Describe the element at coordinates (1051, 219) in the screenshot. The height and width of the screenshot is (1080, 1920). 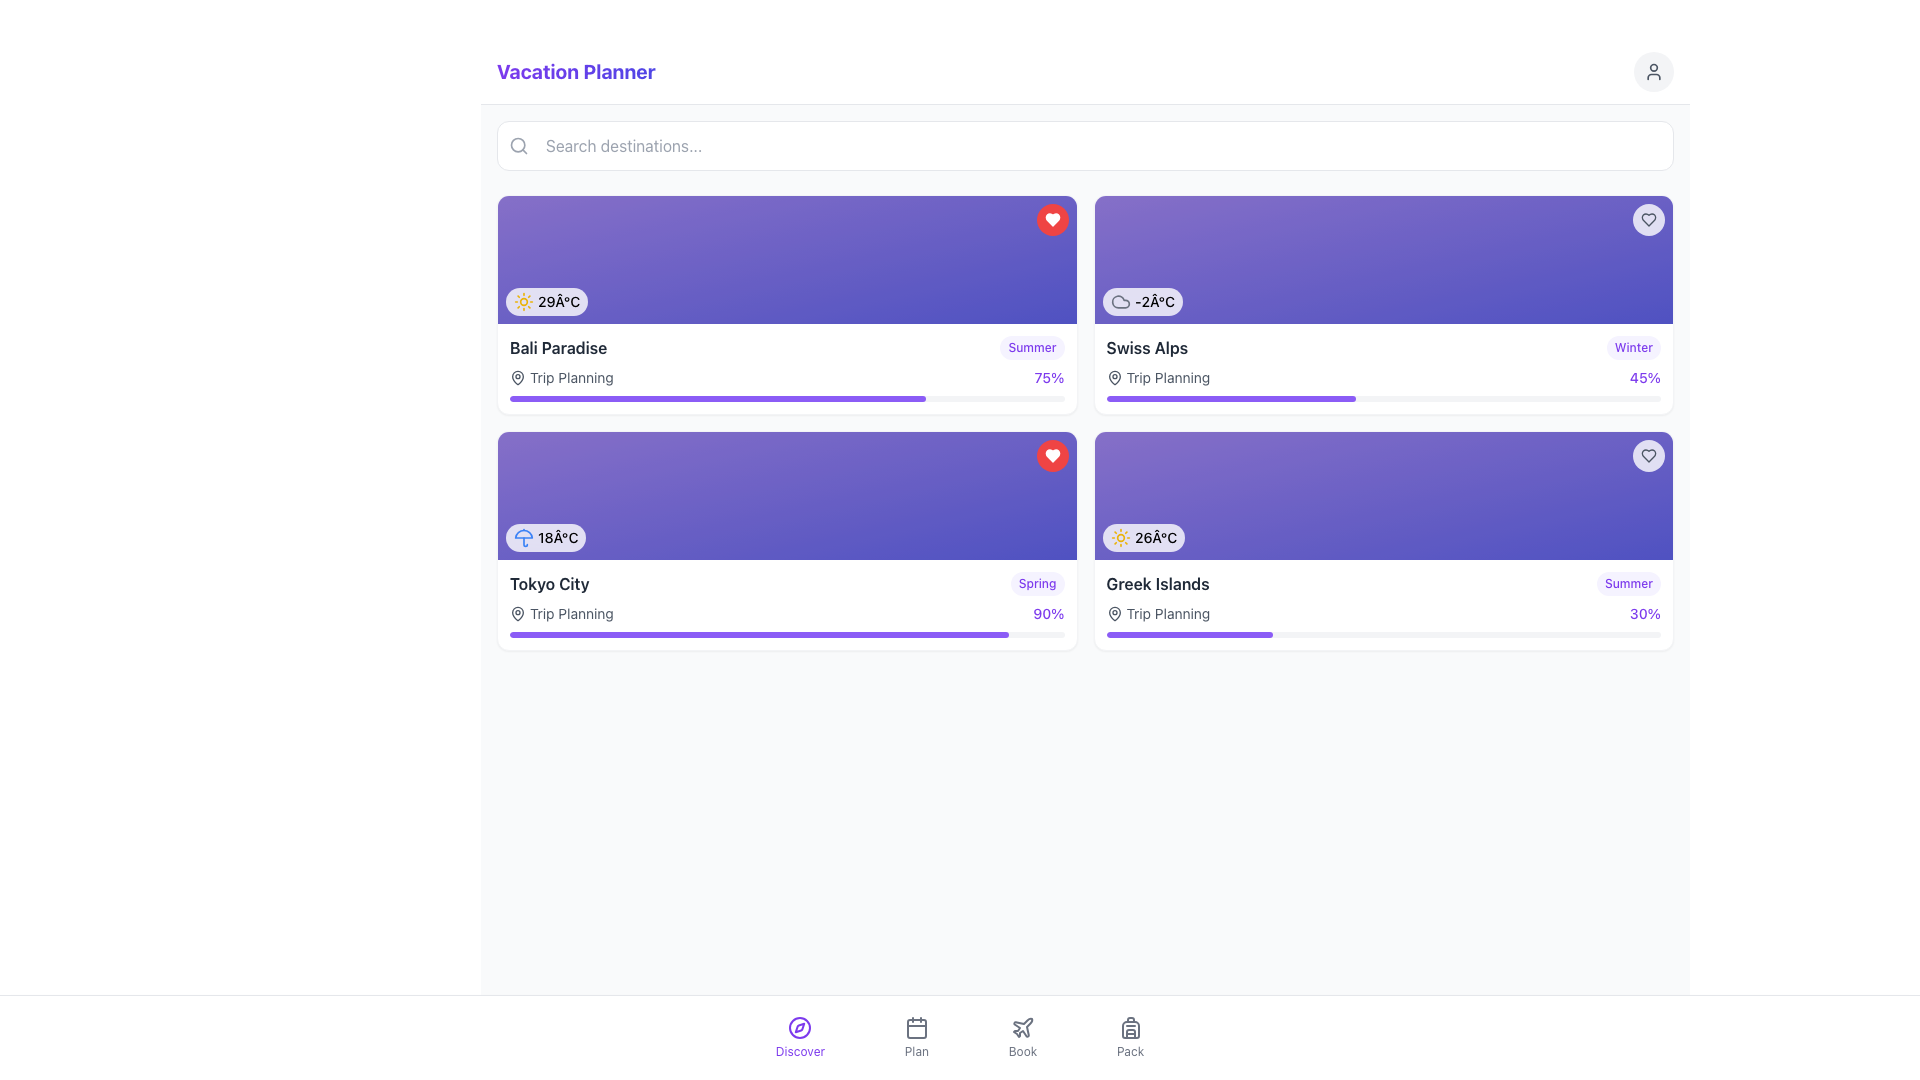
I see `the button-like component that features a heart icon, located in the top-right corner of the 'Bali Paradise' card` at that location.